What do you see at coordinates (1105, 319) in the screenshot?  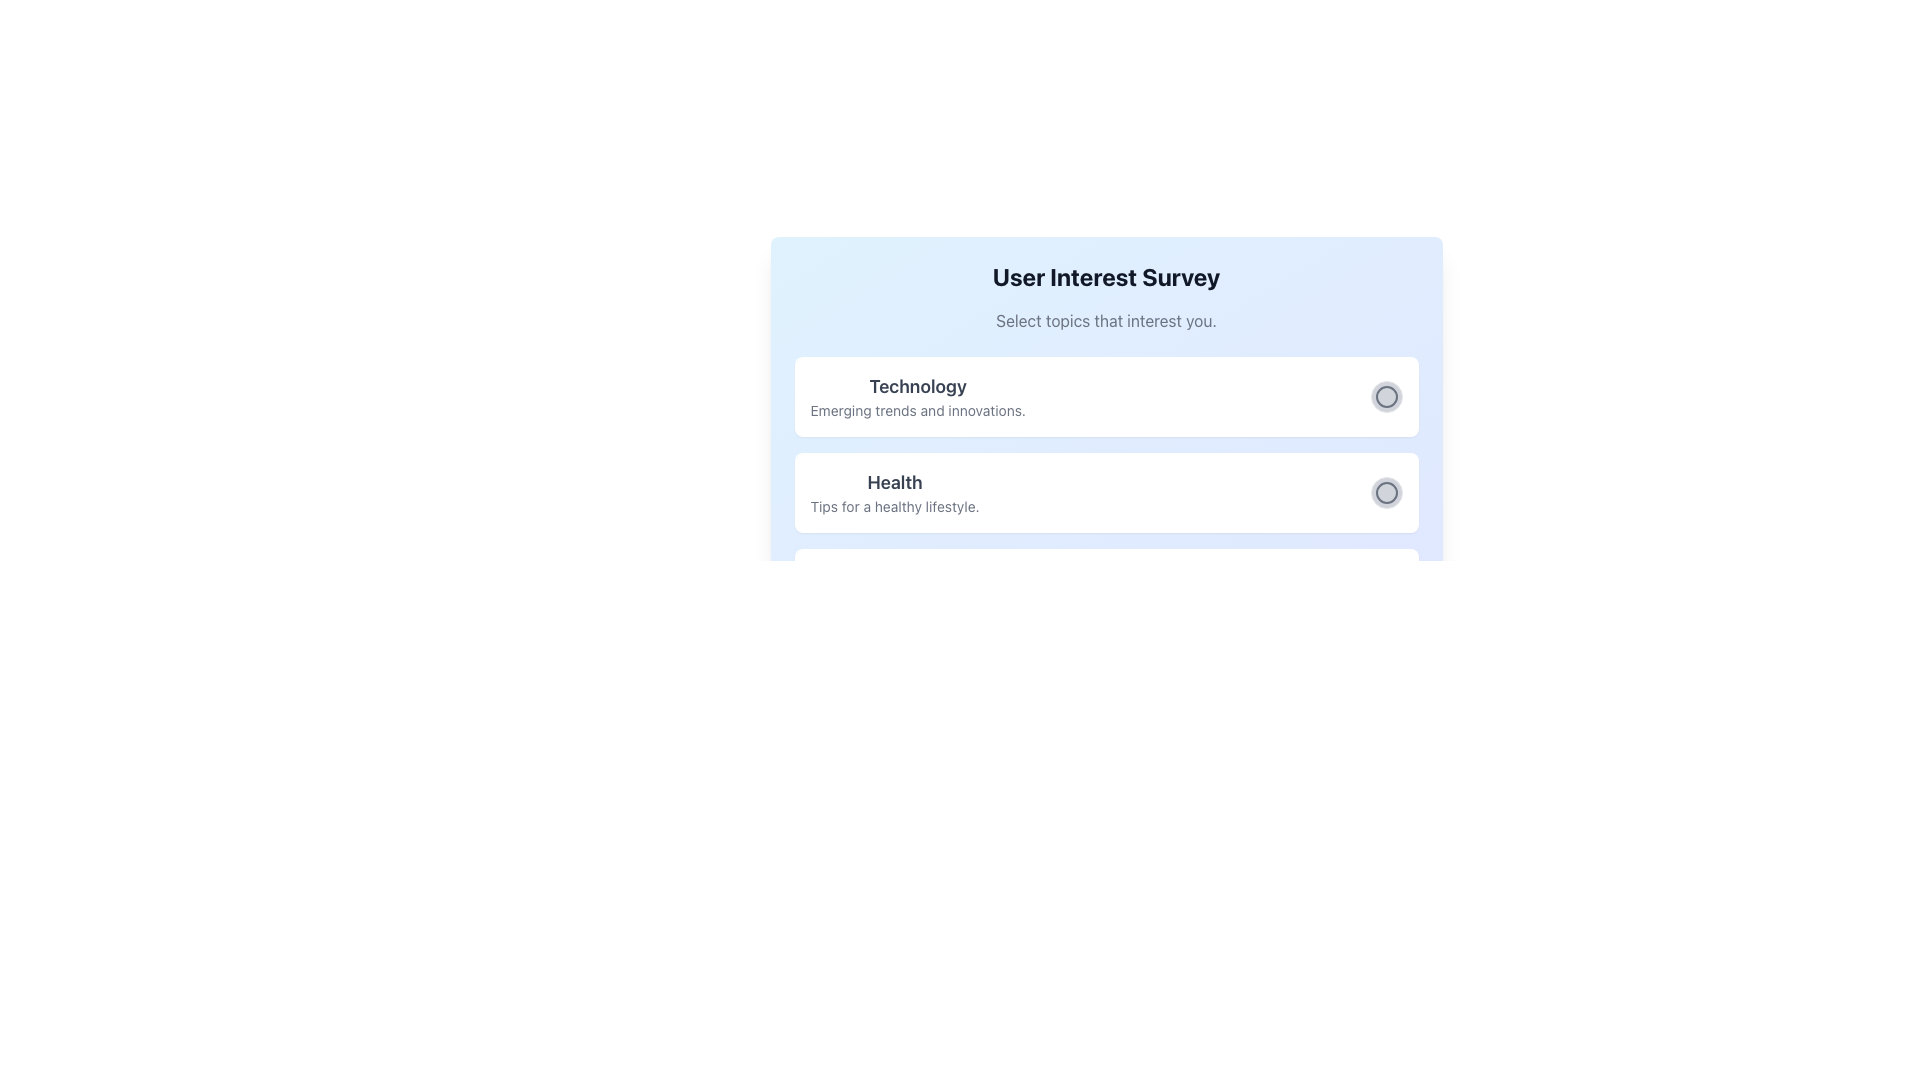 I see `text label displaying 'Select topics that interest you.' which is located beneath the title in the 'User Interest Survey' panel` at bounding box center [1105, 319].